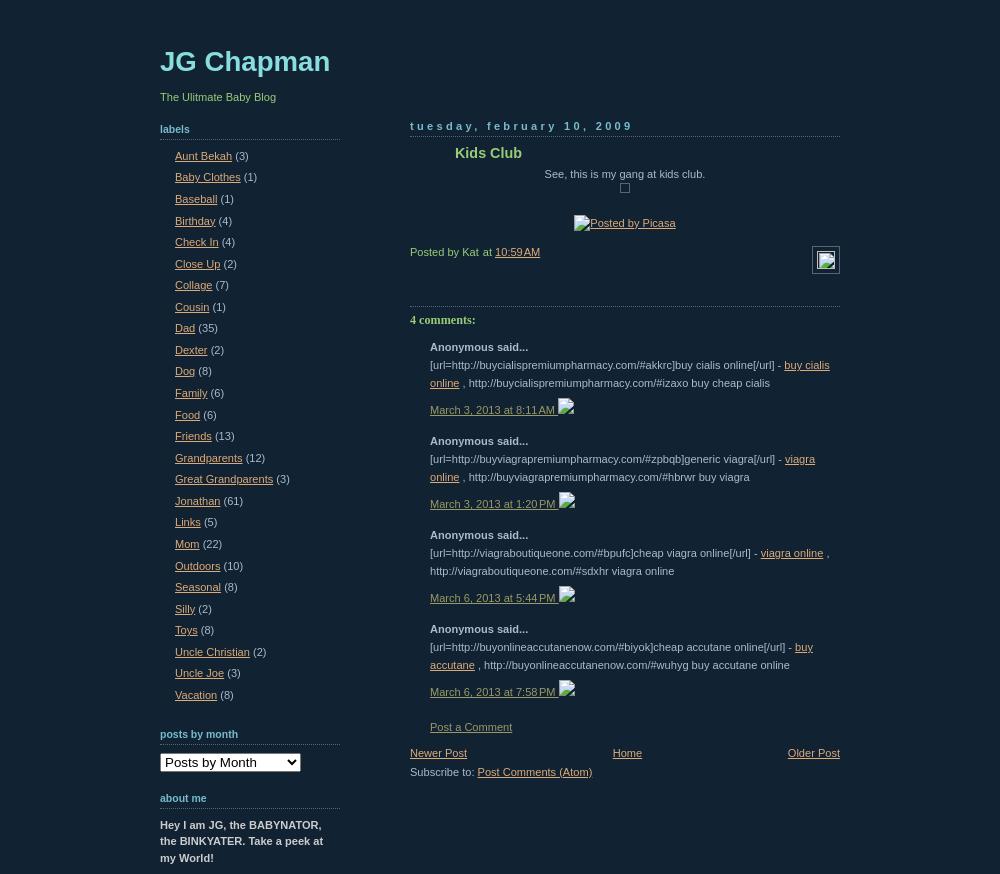 The image size is (1000, 874). Describe the element at coordinates (603, 474) in the screenshot. I see `', http://buyviagrapremiumpharmacy.com/#hbrwr buy viagra'` at that location.